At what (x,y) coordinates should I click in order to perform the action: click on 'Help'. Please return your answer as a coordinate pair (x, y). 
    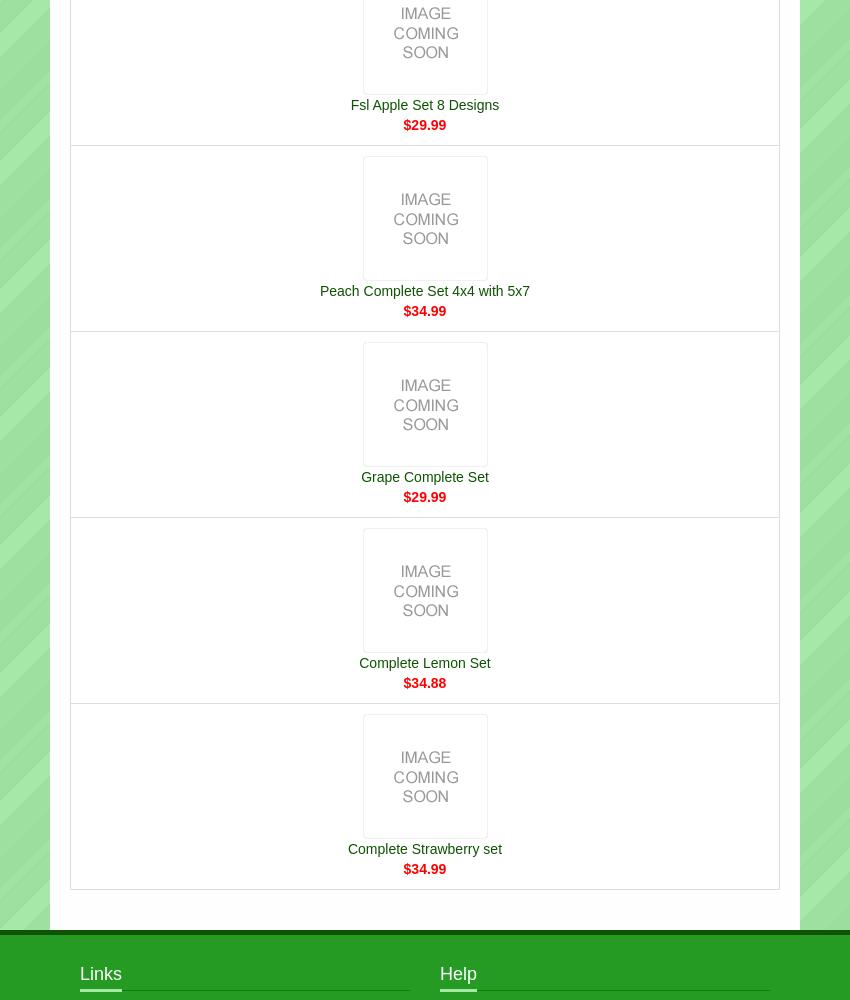
    Looking at the image, I should click on (457, 972).